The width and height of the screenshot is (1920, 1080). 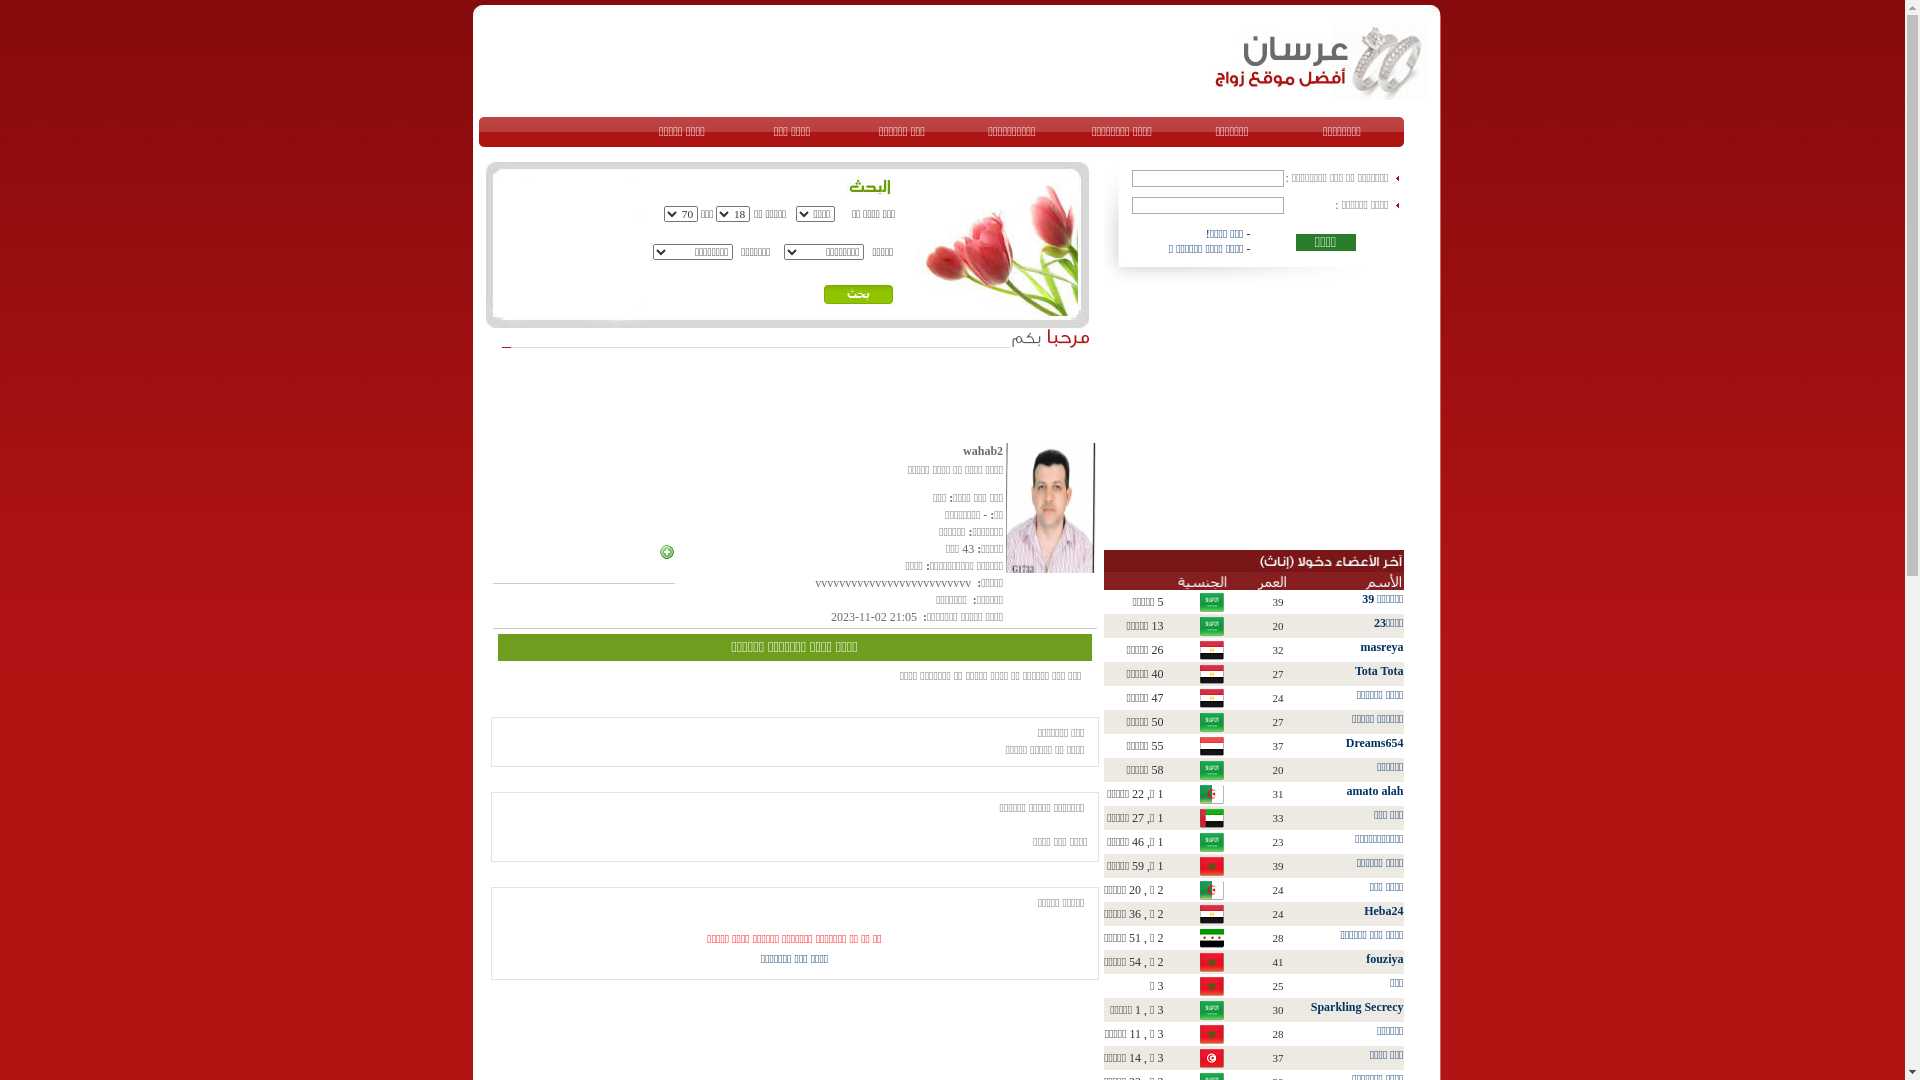 I want to click on 'Heba24', so click(x=1382, y=910).